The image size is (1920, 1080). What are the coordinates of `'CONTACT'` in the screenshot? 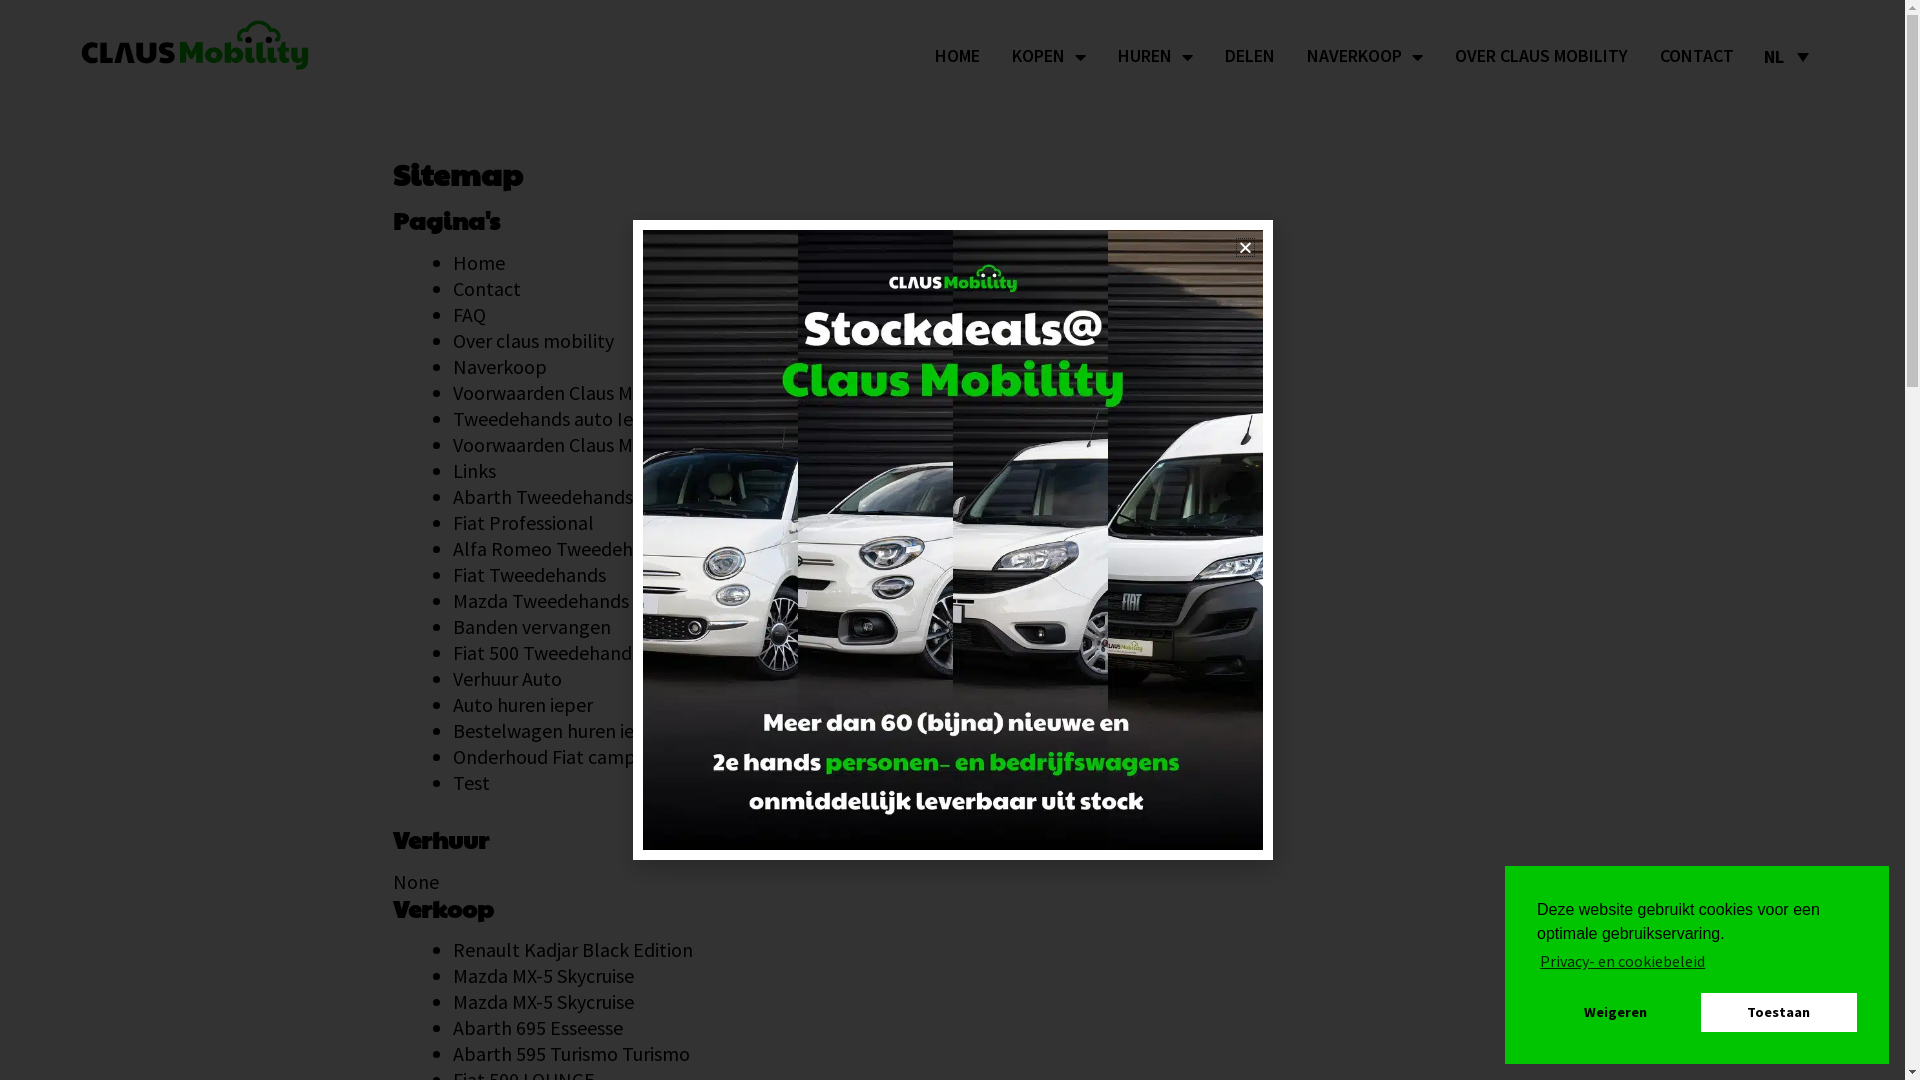 It's located at (1696, 55).